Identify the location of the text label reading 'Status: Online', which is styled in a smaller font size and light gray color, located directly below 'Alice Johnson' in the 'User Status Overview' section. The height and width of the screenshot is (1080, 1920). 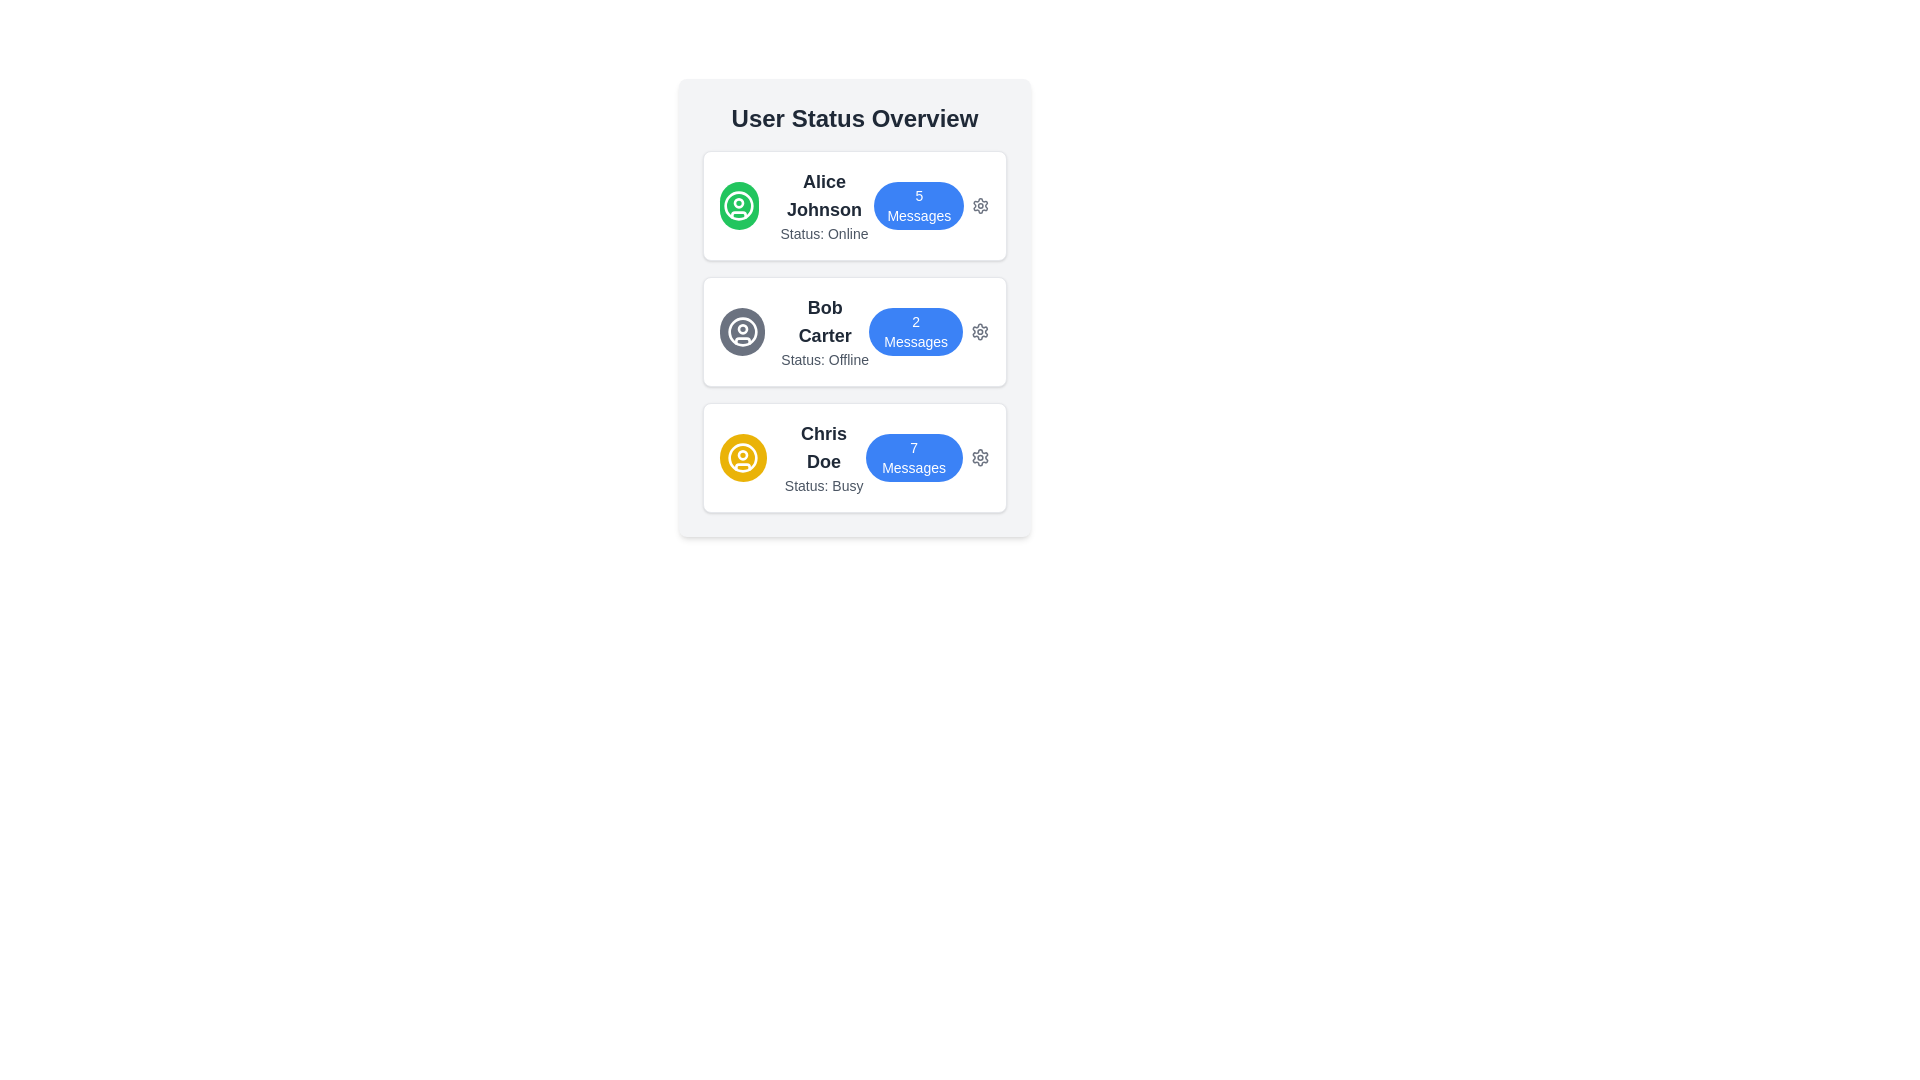
(824, 233).